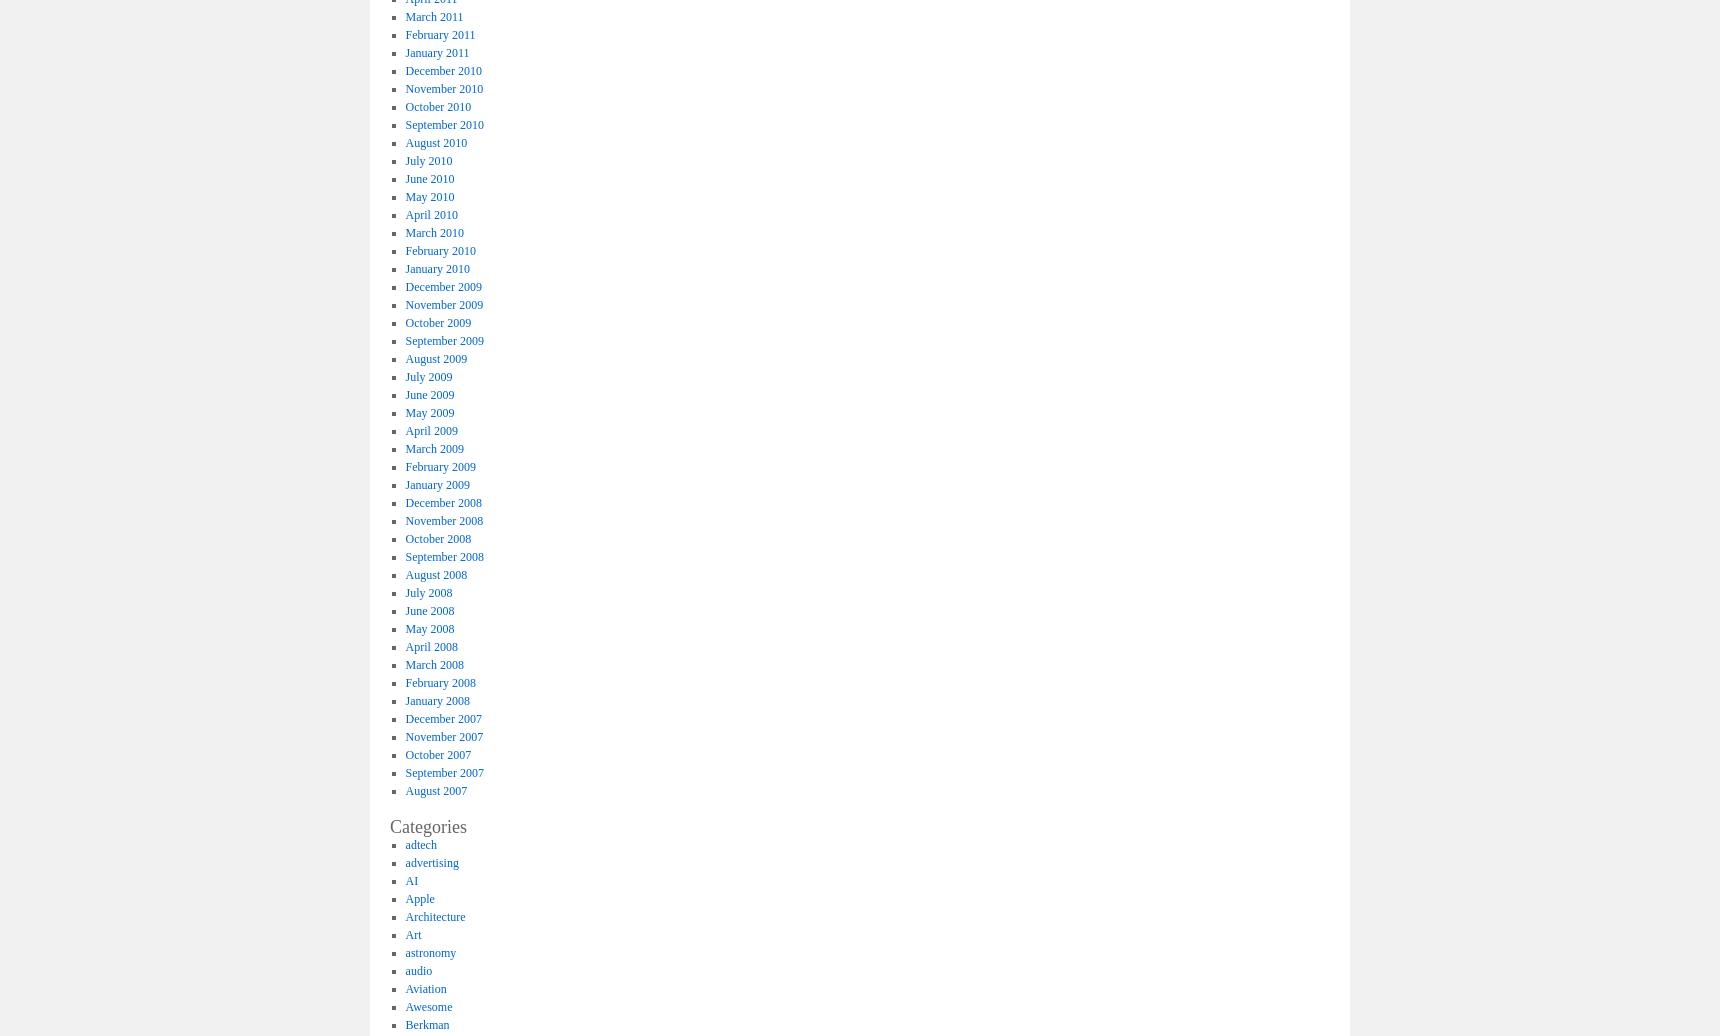 The height and width of the screenshot is (1036, 1720). What do you see at coordinates (405, 231) in the screenshot?
I see `'March 2010'` at bounding box center [405, 231].